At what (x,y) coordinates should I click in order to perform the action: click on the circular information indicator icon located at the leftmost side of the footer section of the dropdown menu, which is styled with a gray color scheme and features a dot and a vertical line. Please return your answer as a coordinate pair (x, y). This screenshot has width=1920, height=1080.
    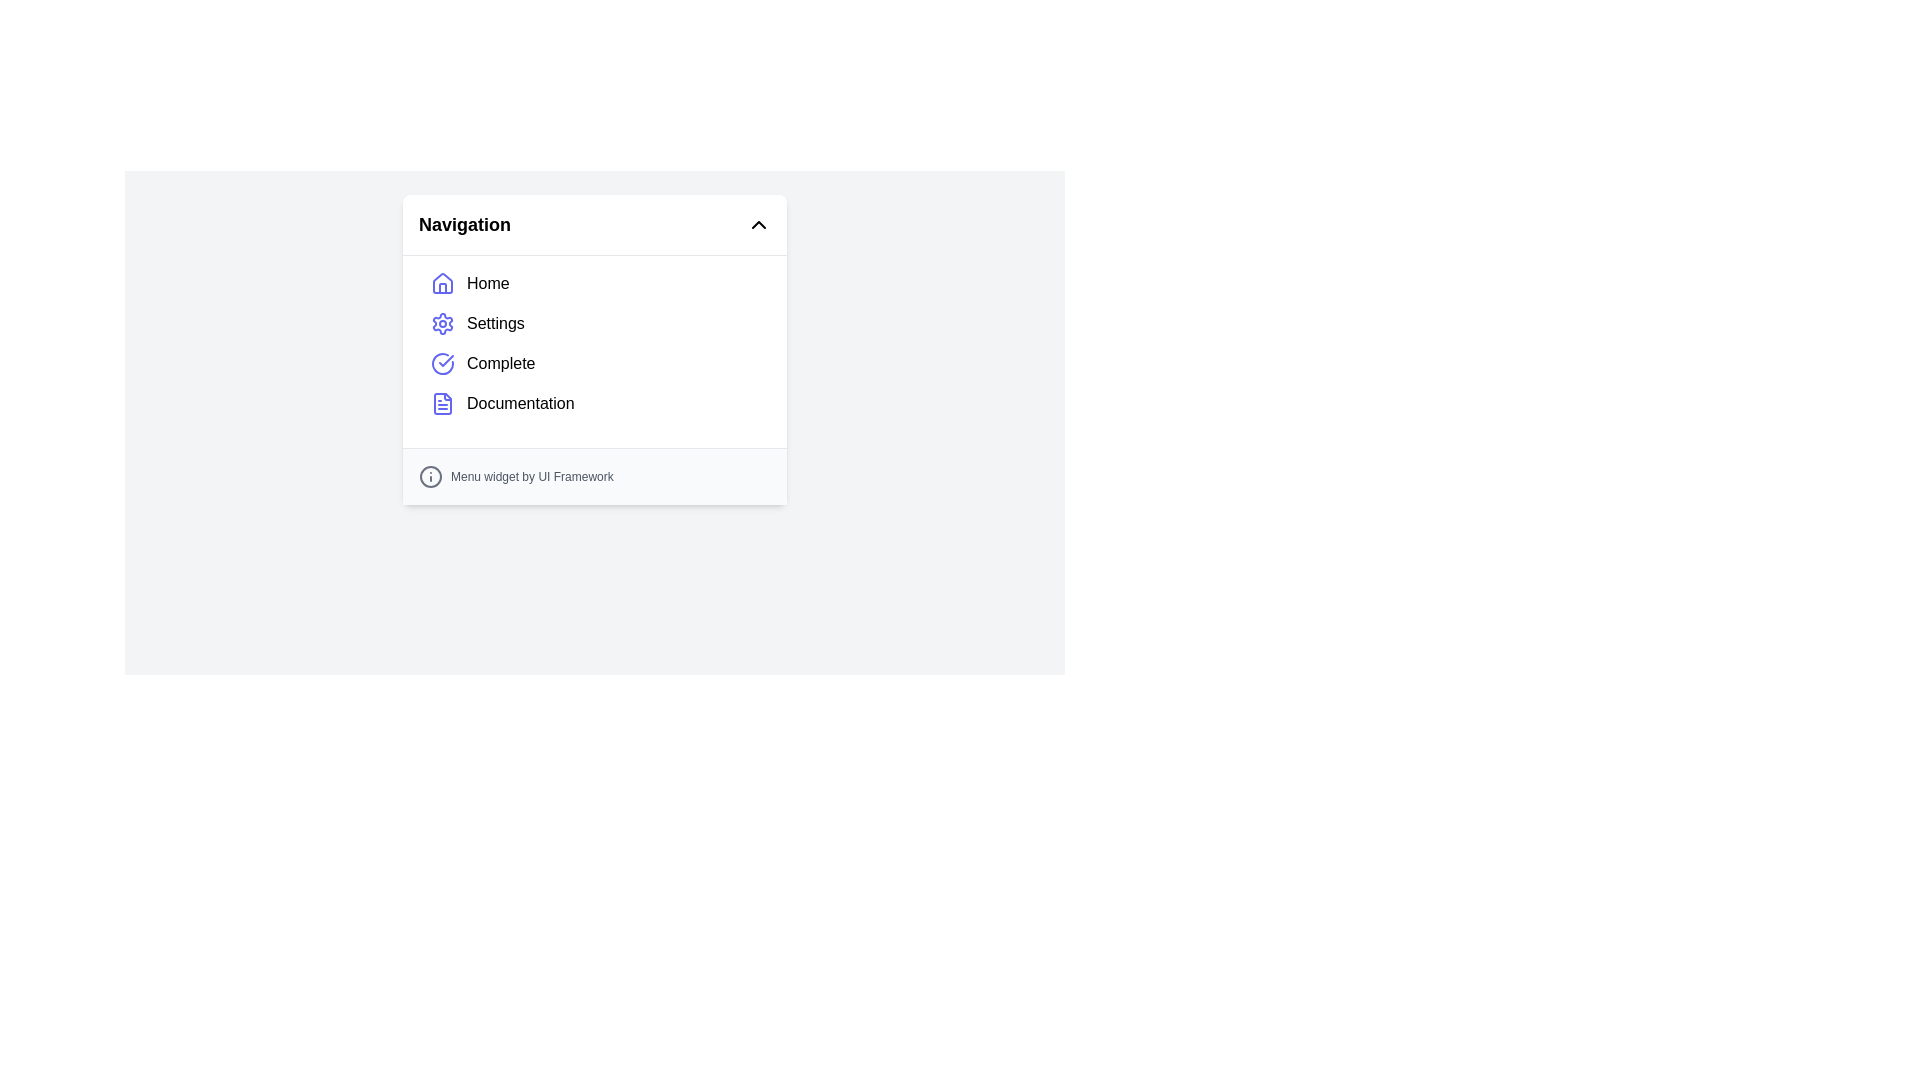
    Looking at the image, I should click on (430, 477).